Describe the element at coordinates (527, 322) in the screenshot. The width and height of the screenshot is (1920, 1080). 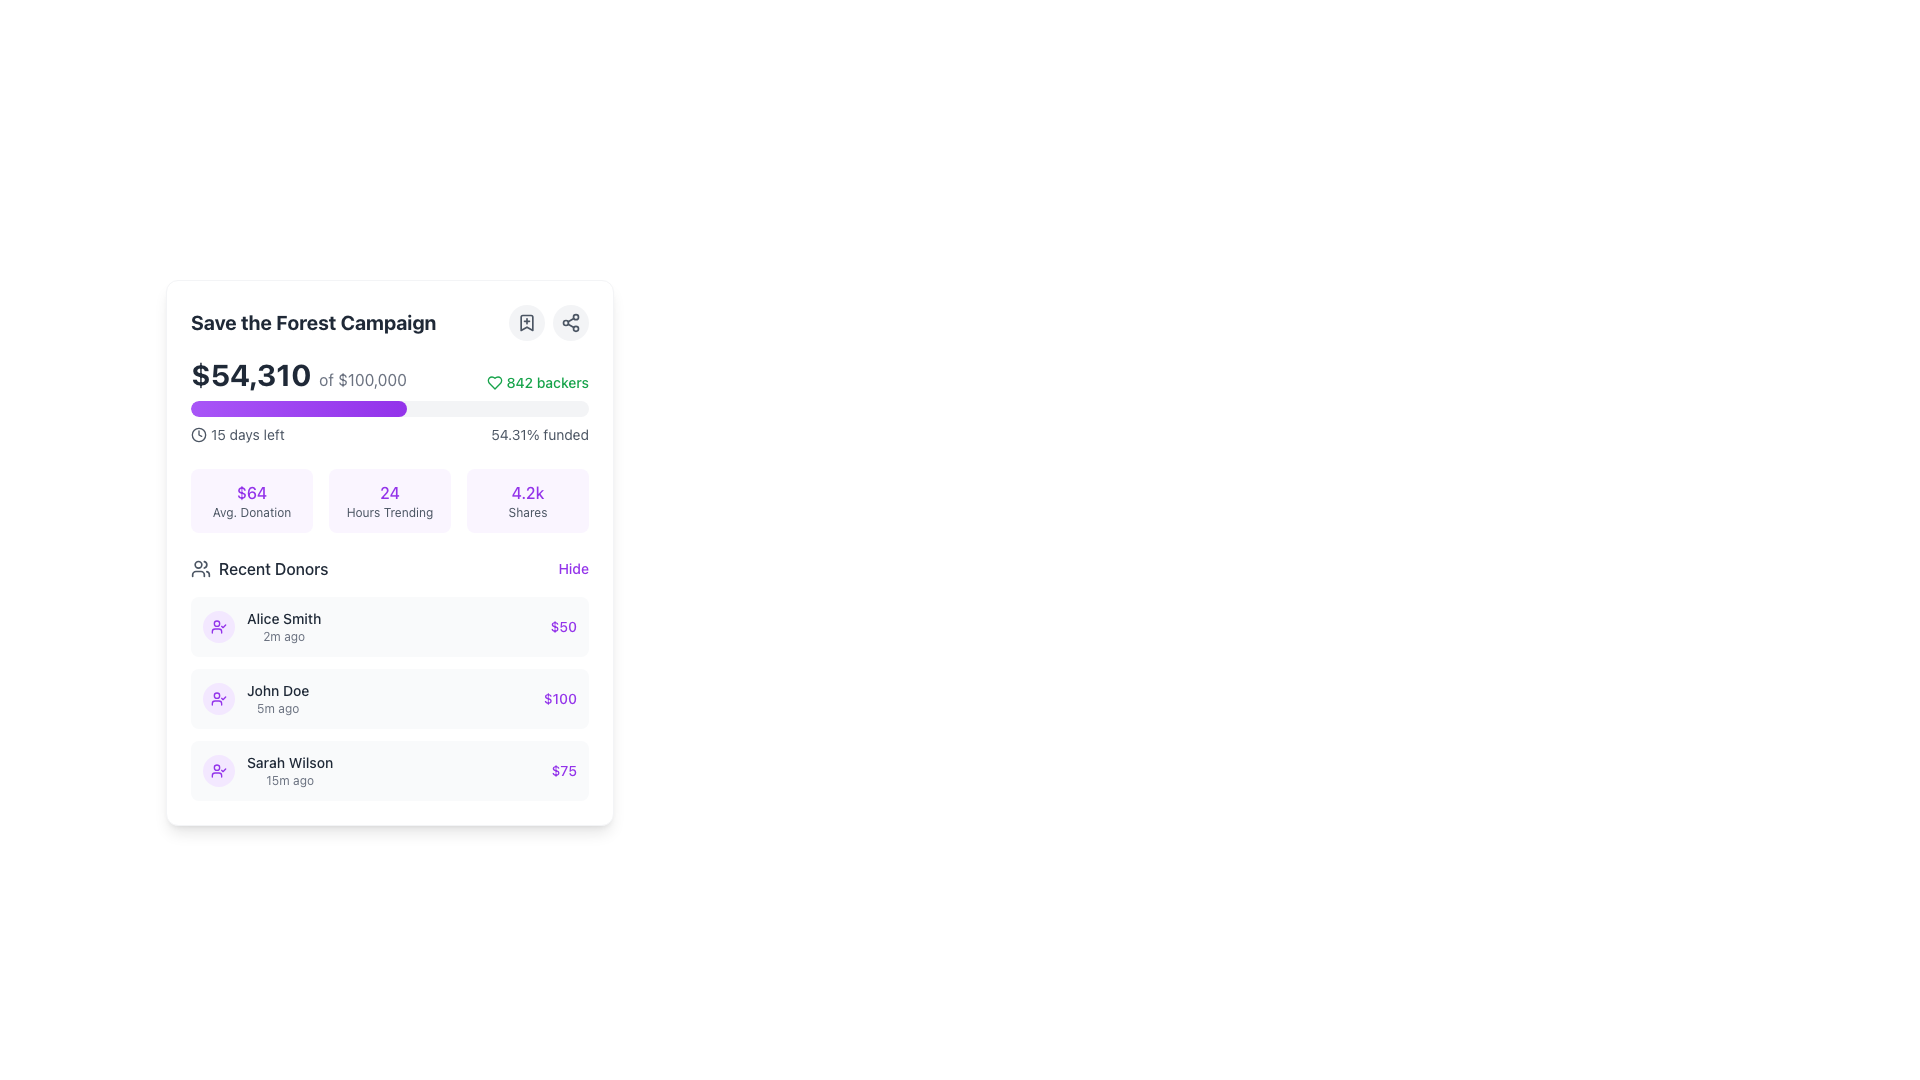
I see `the bookmark-plus icon within the circular button located to the left of the share icon, positioned to the right of the 'Save the Forest Campaign' header` at that location.